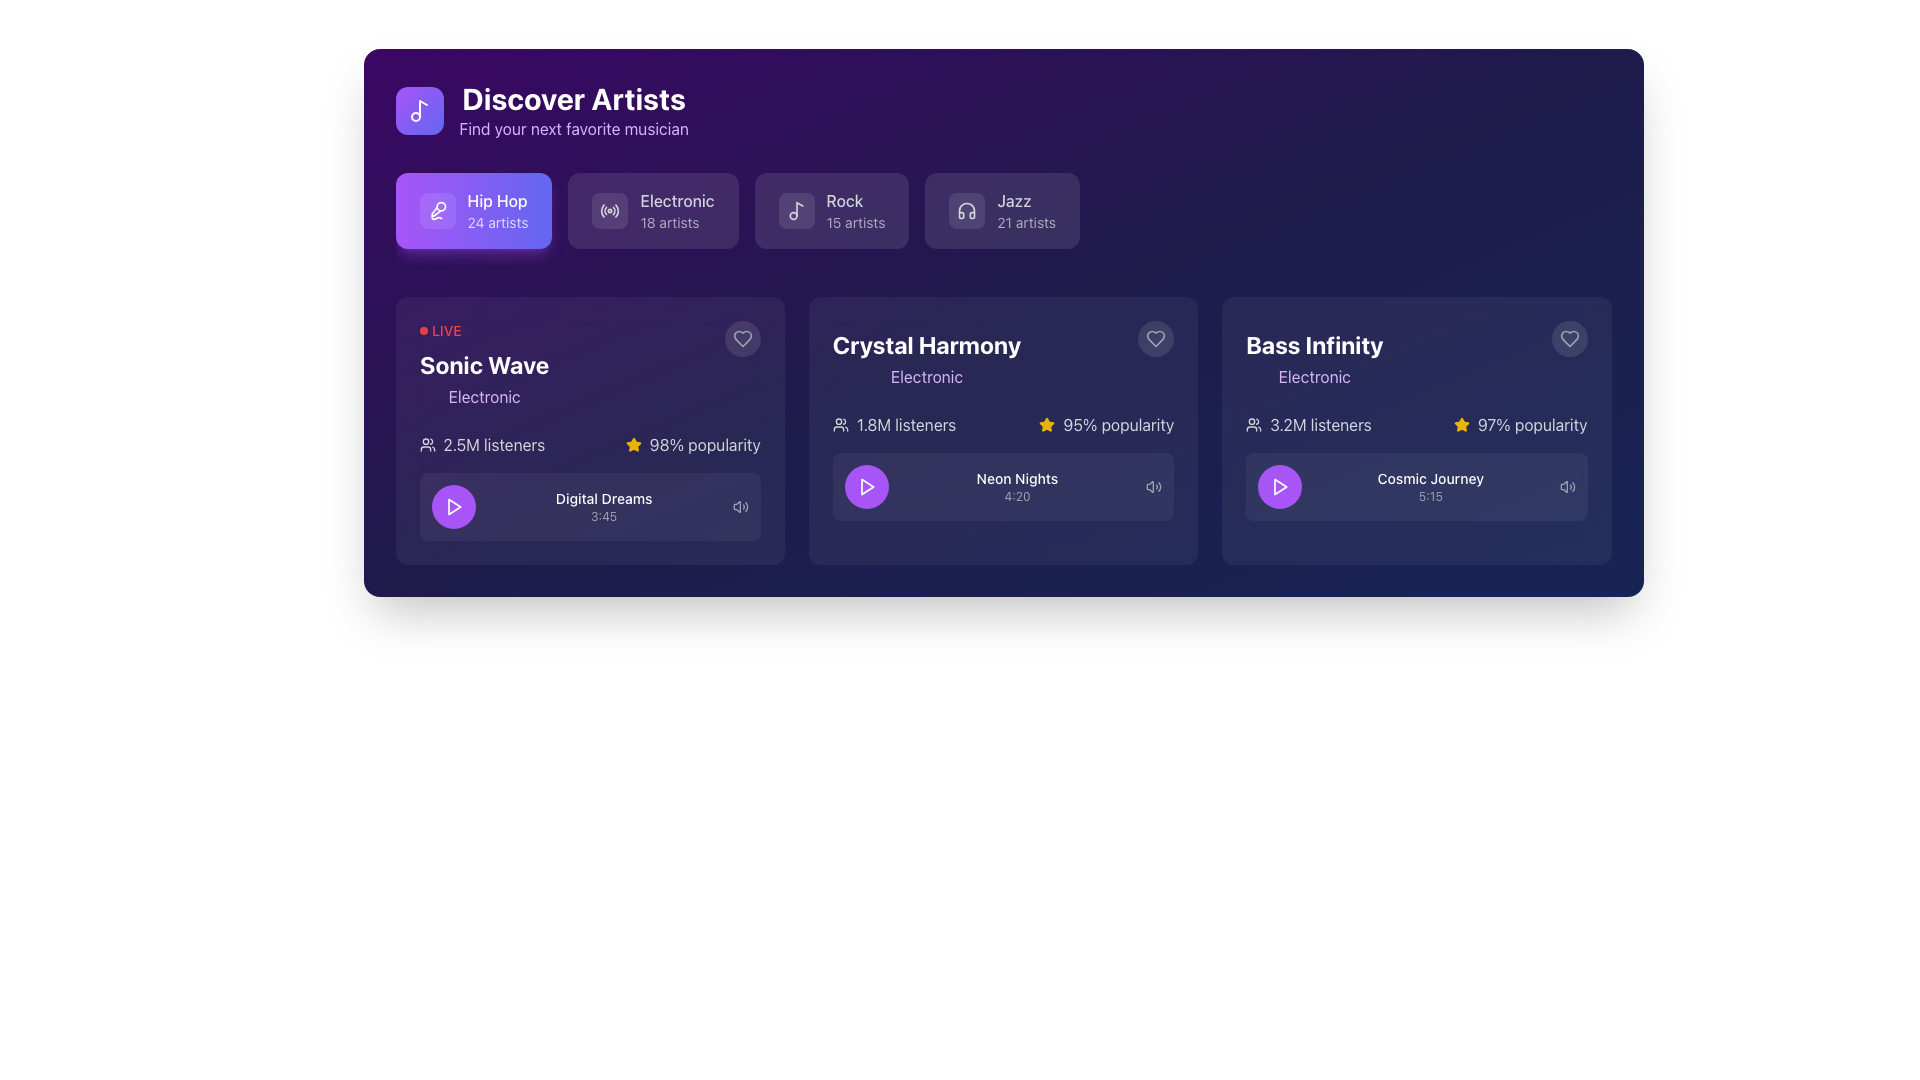  Describe the element at coordinates (1156, 338) in the screenshot. I see `the favorite or like button located in the top-right corner of the 'Crystal Harmony' card` at that location.